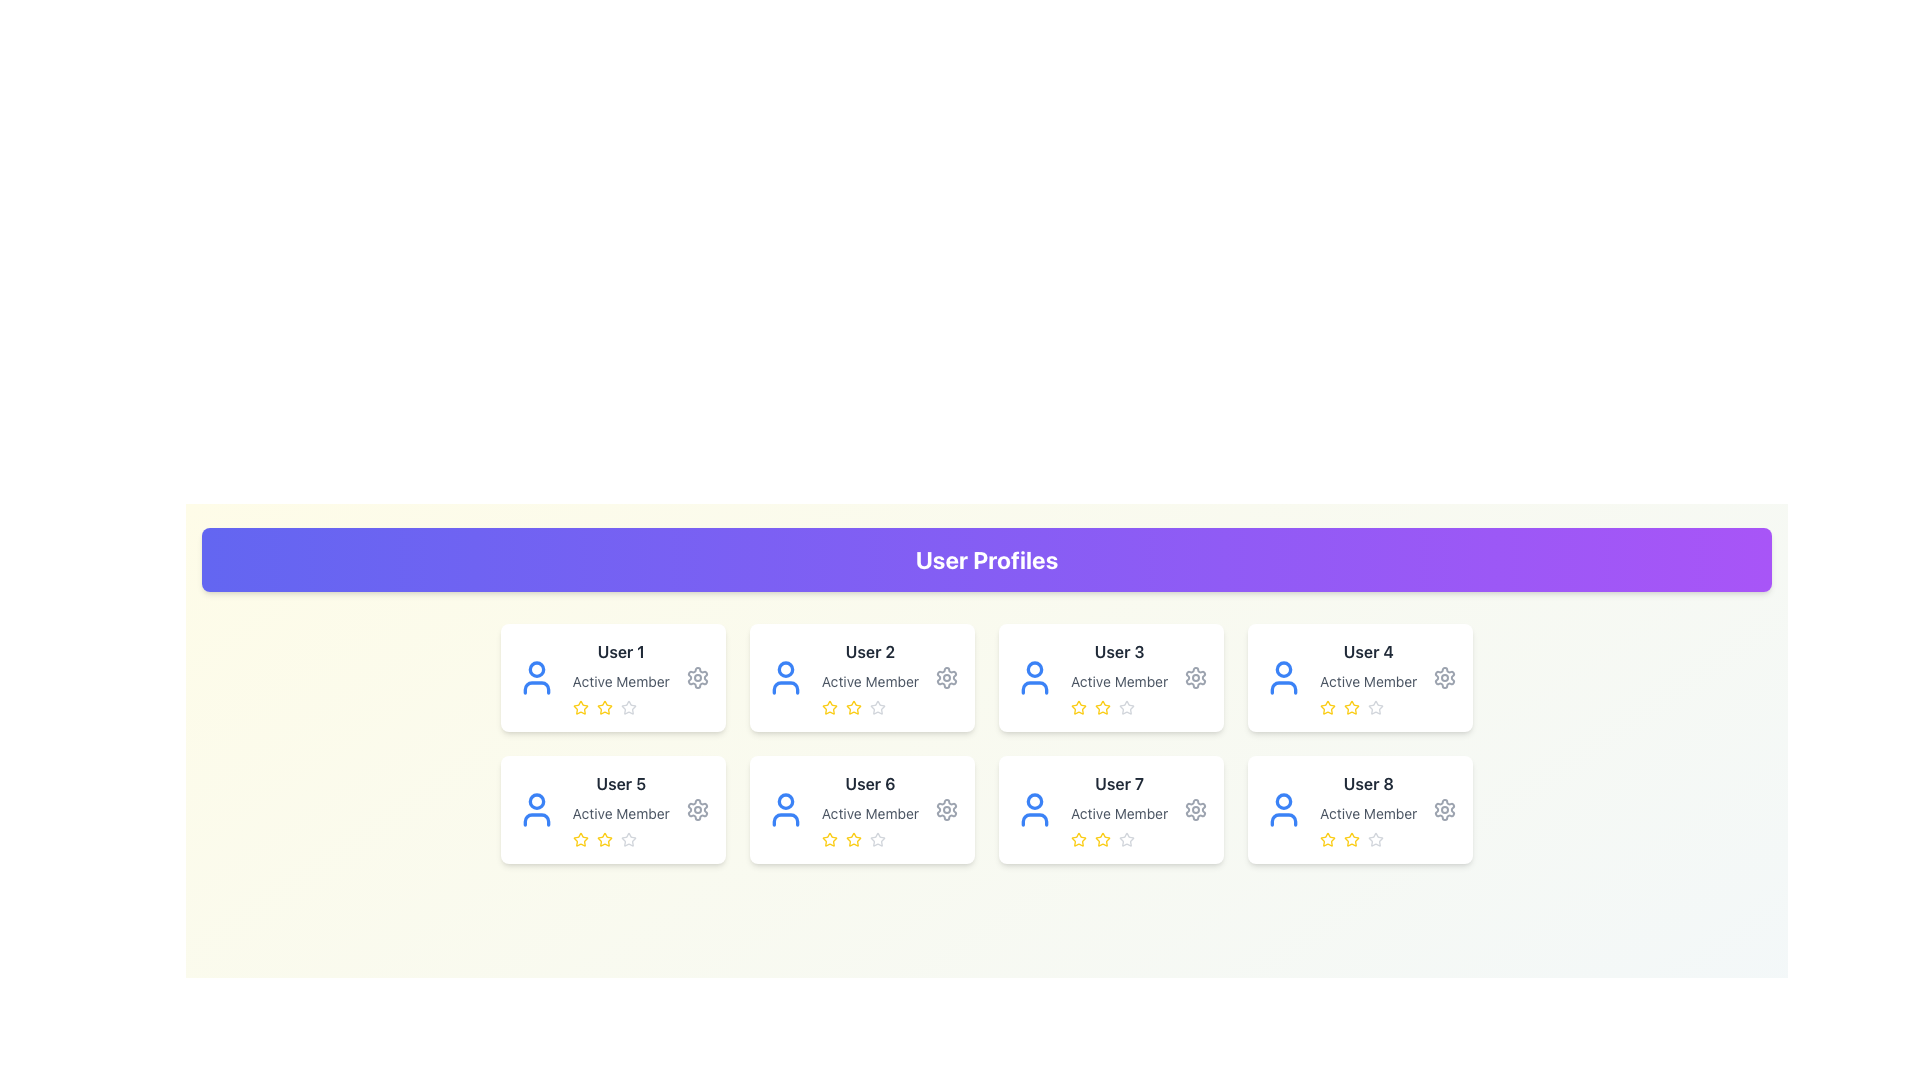 This screenshot has width=1920, height=1080. Describe the element at coordinates (862, 810) in the screenshot. I see `the user information card displaying 'User 6' with a blue user icon and gear icon, located in the second row, second column of the grid layout` at that location.